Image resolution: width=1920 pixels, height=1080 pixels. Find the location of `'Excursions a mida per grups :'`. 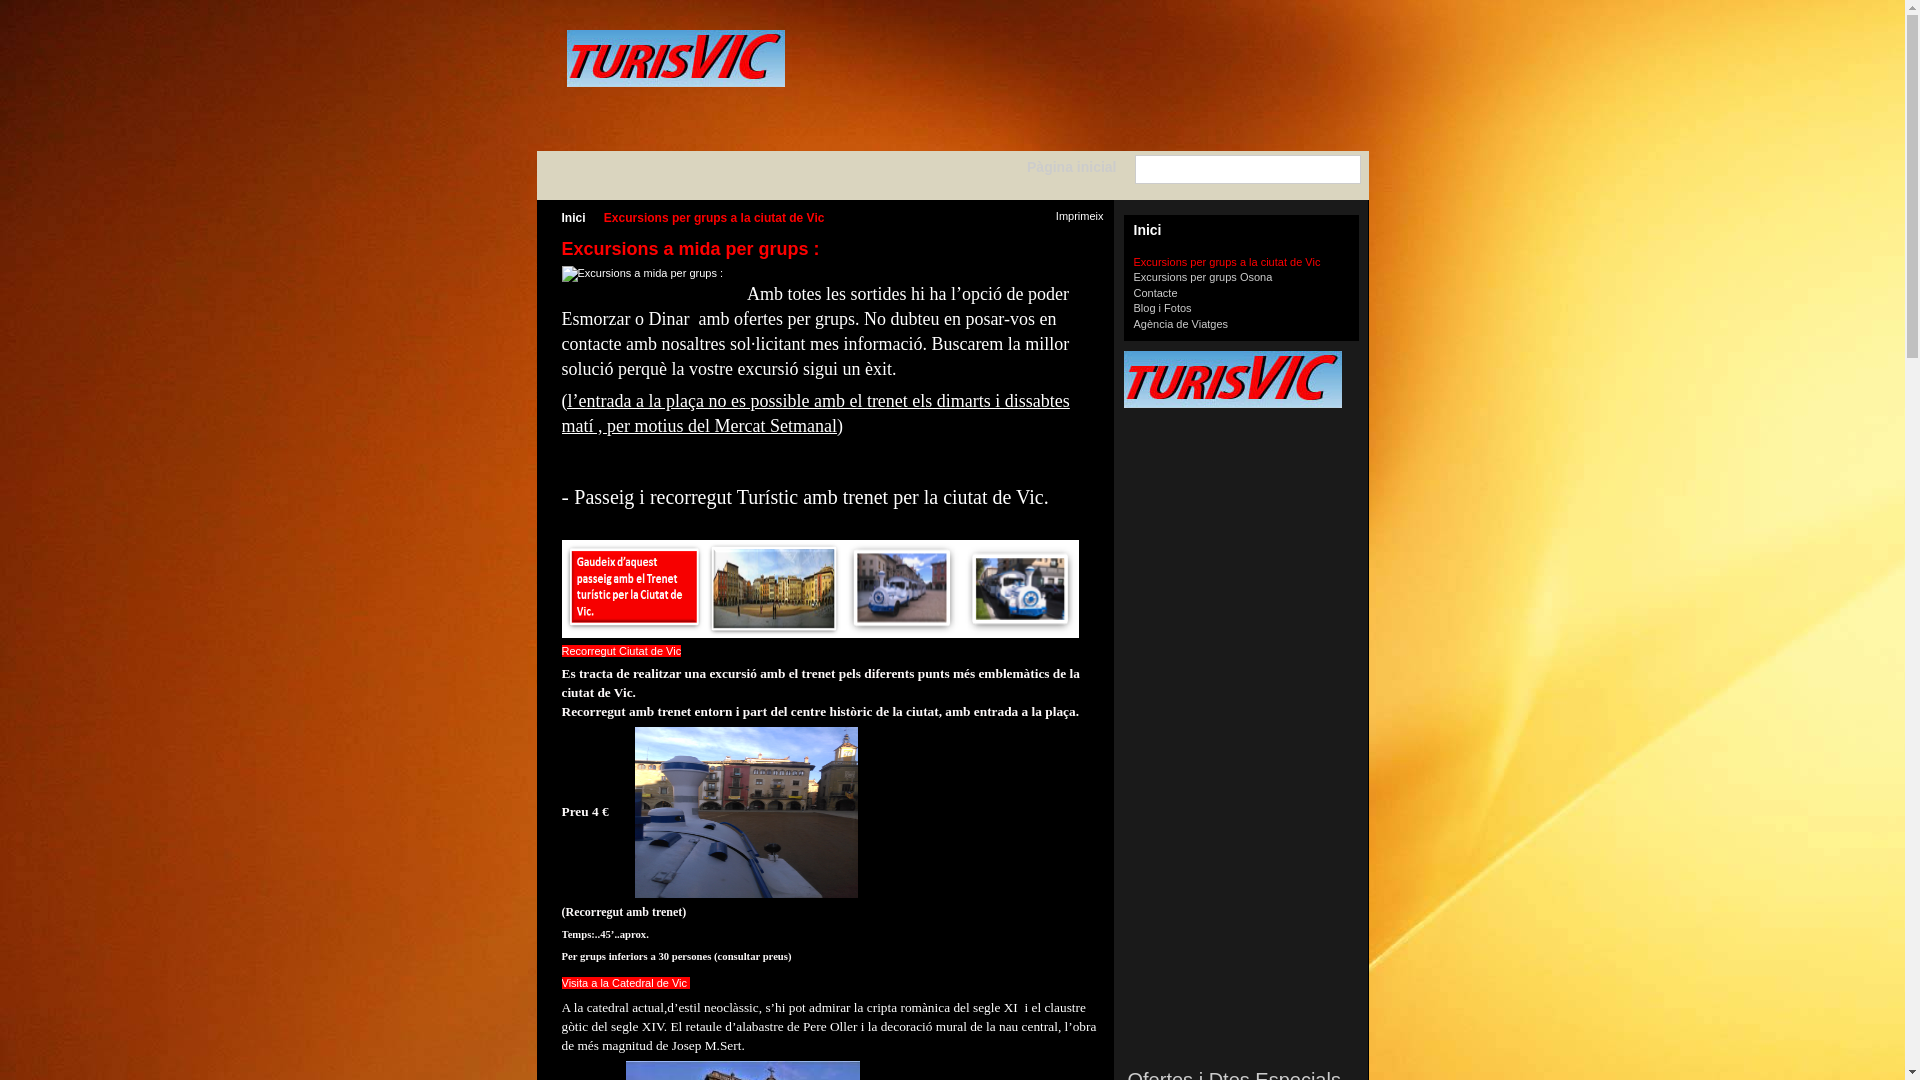

'Excursions a mida per grups :' is located at coordinates (643, 273).